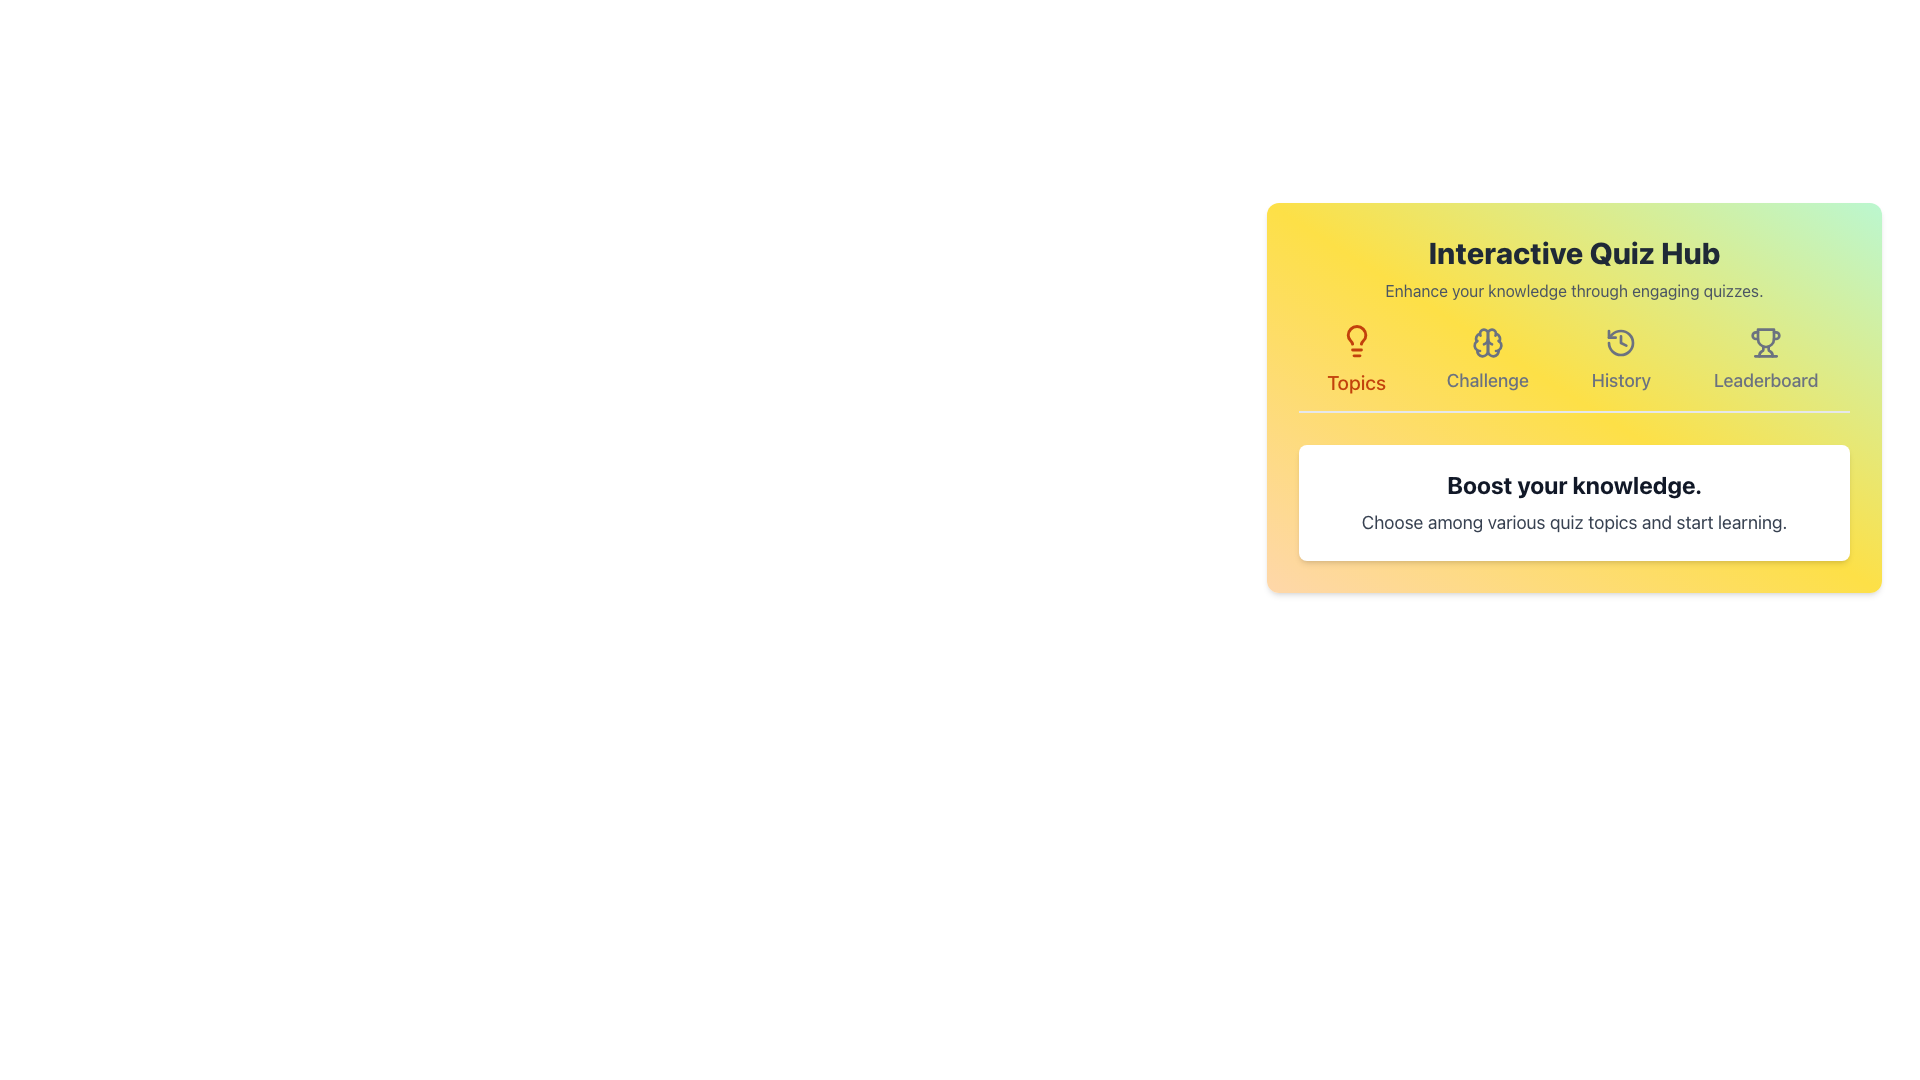 This screenshot has width=1920, height=1080. Describe the element at coordinates (1621, 381) in the screenshot. I see `the 'History' text label, which is styled in gray and positioned within the 'Interactive Quiz Hub' panel as the third option in a horizontal menu` at that location.